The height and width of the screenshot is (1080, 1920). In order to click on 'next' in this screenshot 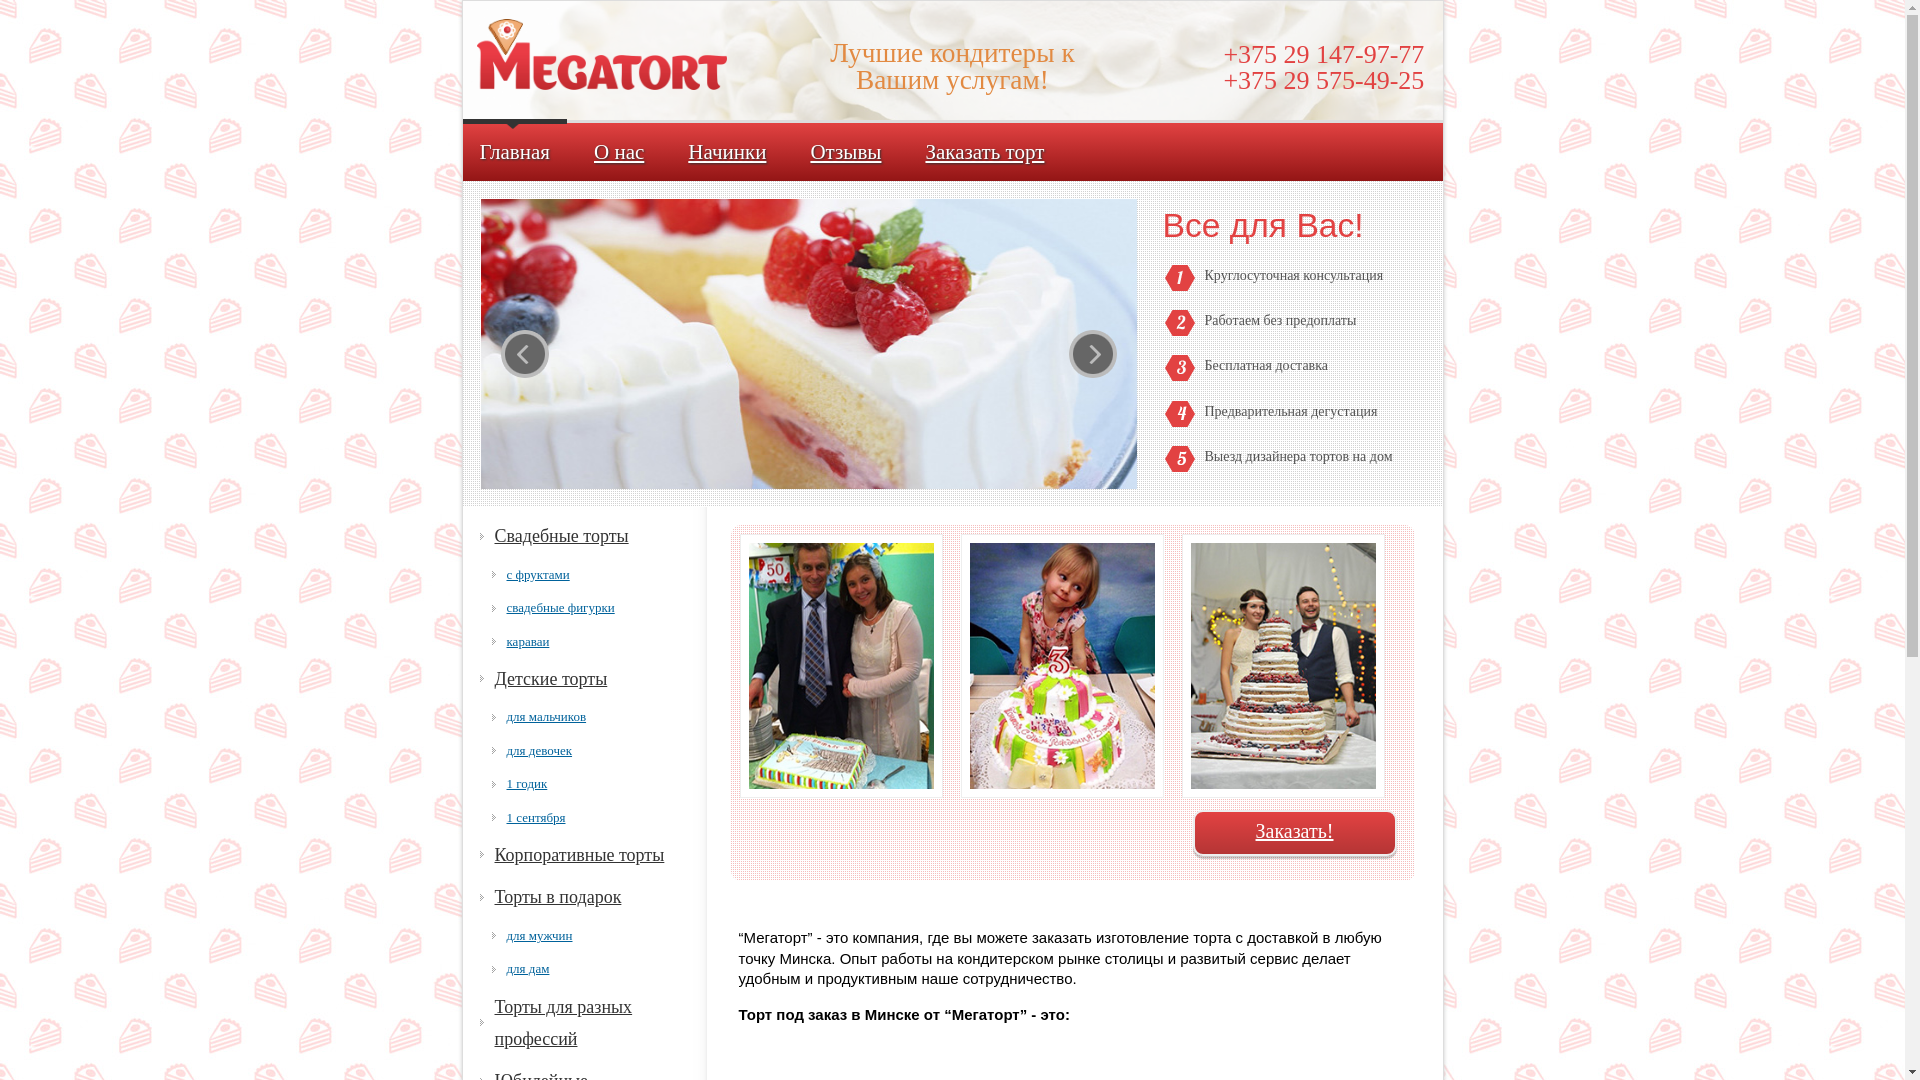, I will do `click(1091, 353)`.